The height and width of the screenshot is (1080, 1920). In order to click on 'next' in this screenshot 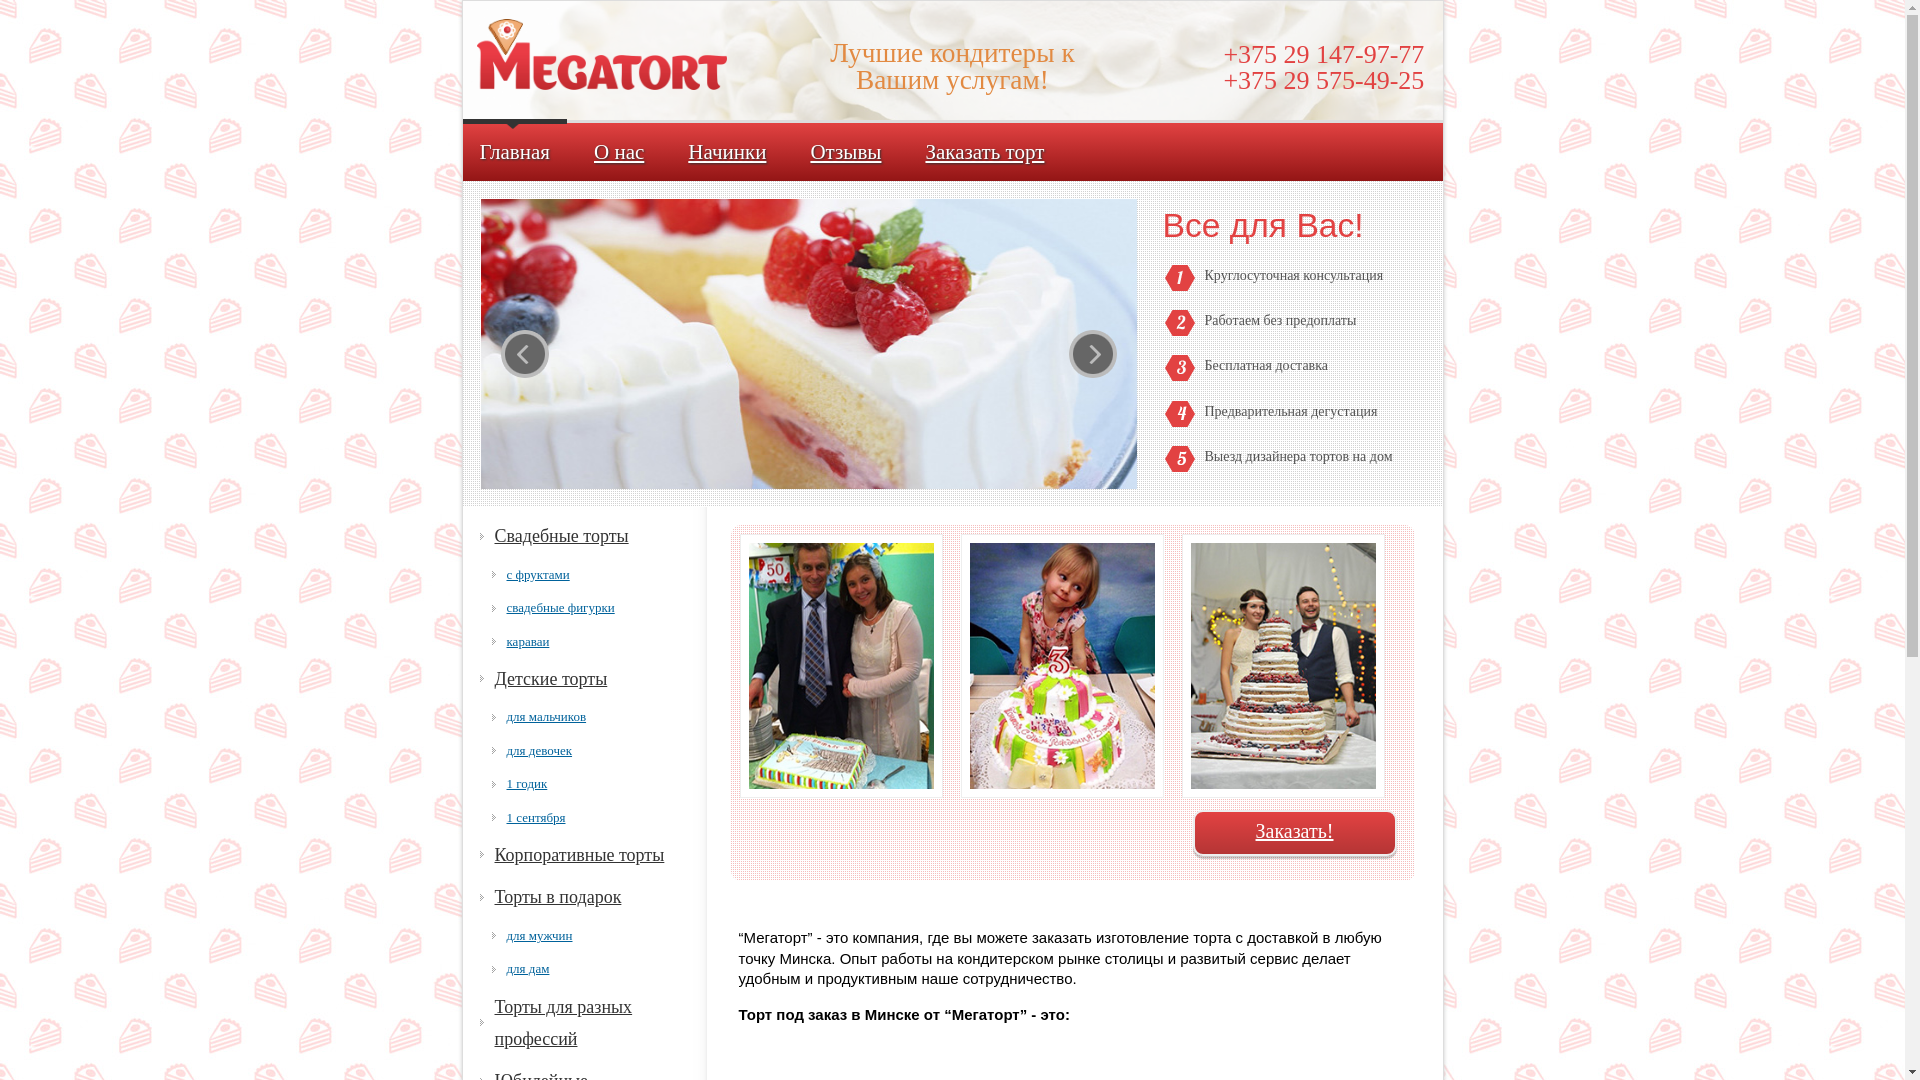, I will do `click(1091, 353)`.